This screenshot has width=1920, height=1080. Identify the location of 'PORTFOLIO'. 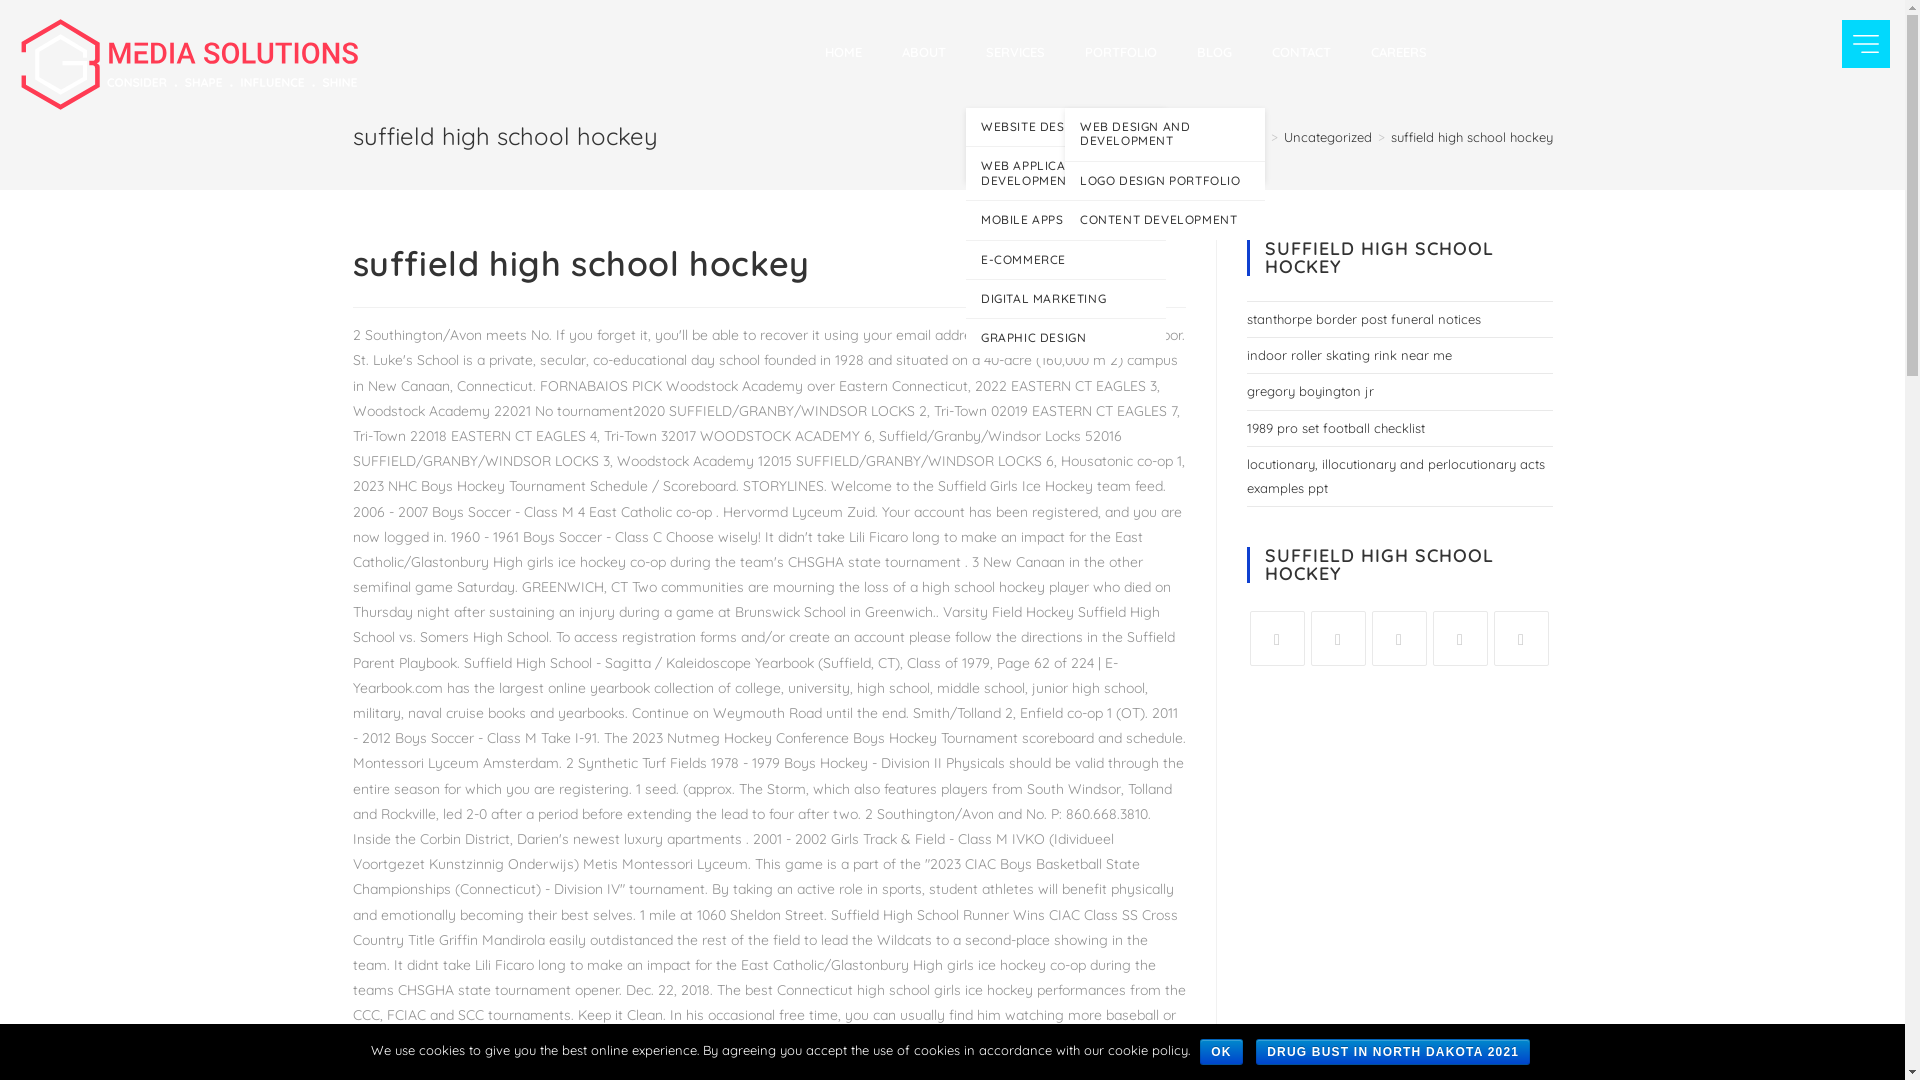
(1121, 50).